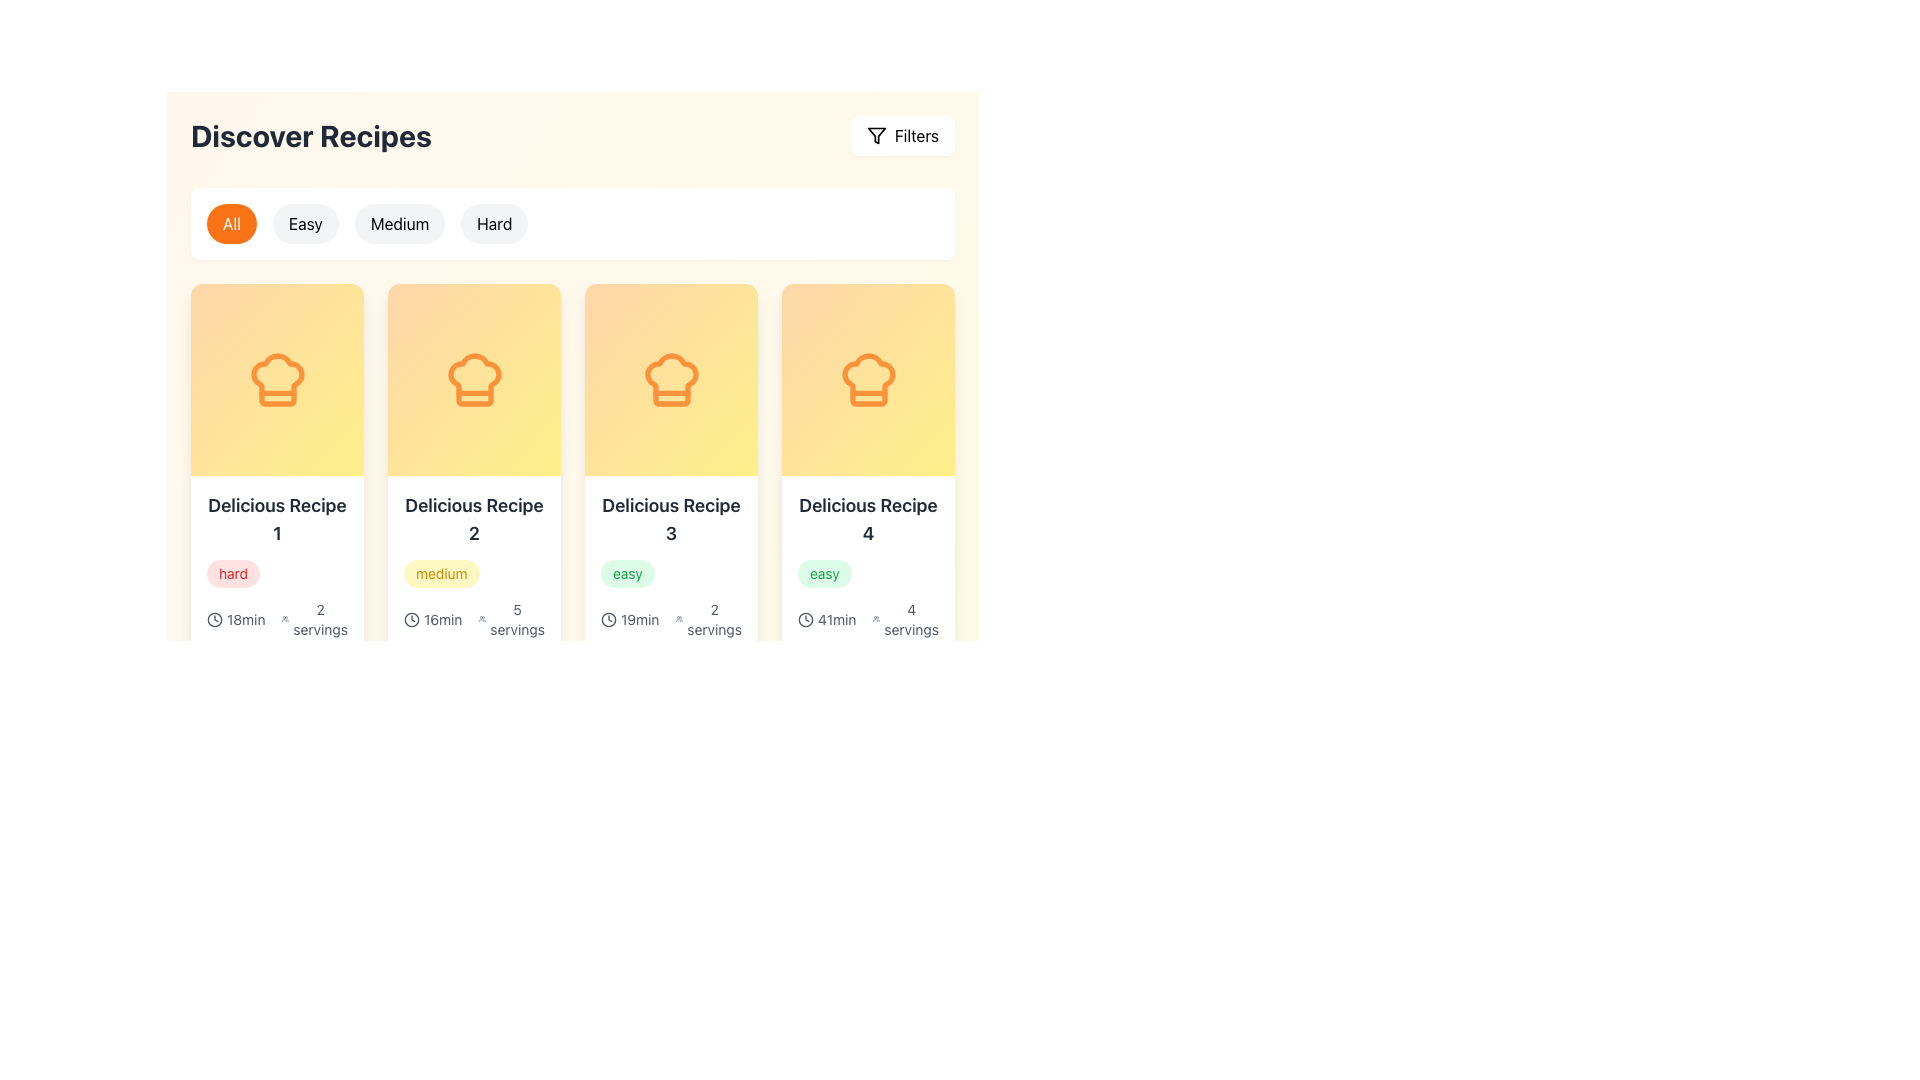 Image resolution: width=1920 pixels, height=1080 pixels. Describe the element at coordinates (215, 619) in the screenshot. I see `the decorative clock icon located at the bottom-left section of the first recipe card titled 'Delicious Recipe 1', positioned just before the text '18min'` at that location.